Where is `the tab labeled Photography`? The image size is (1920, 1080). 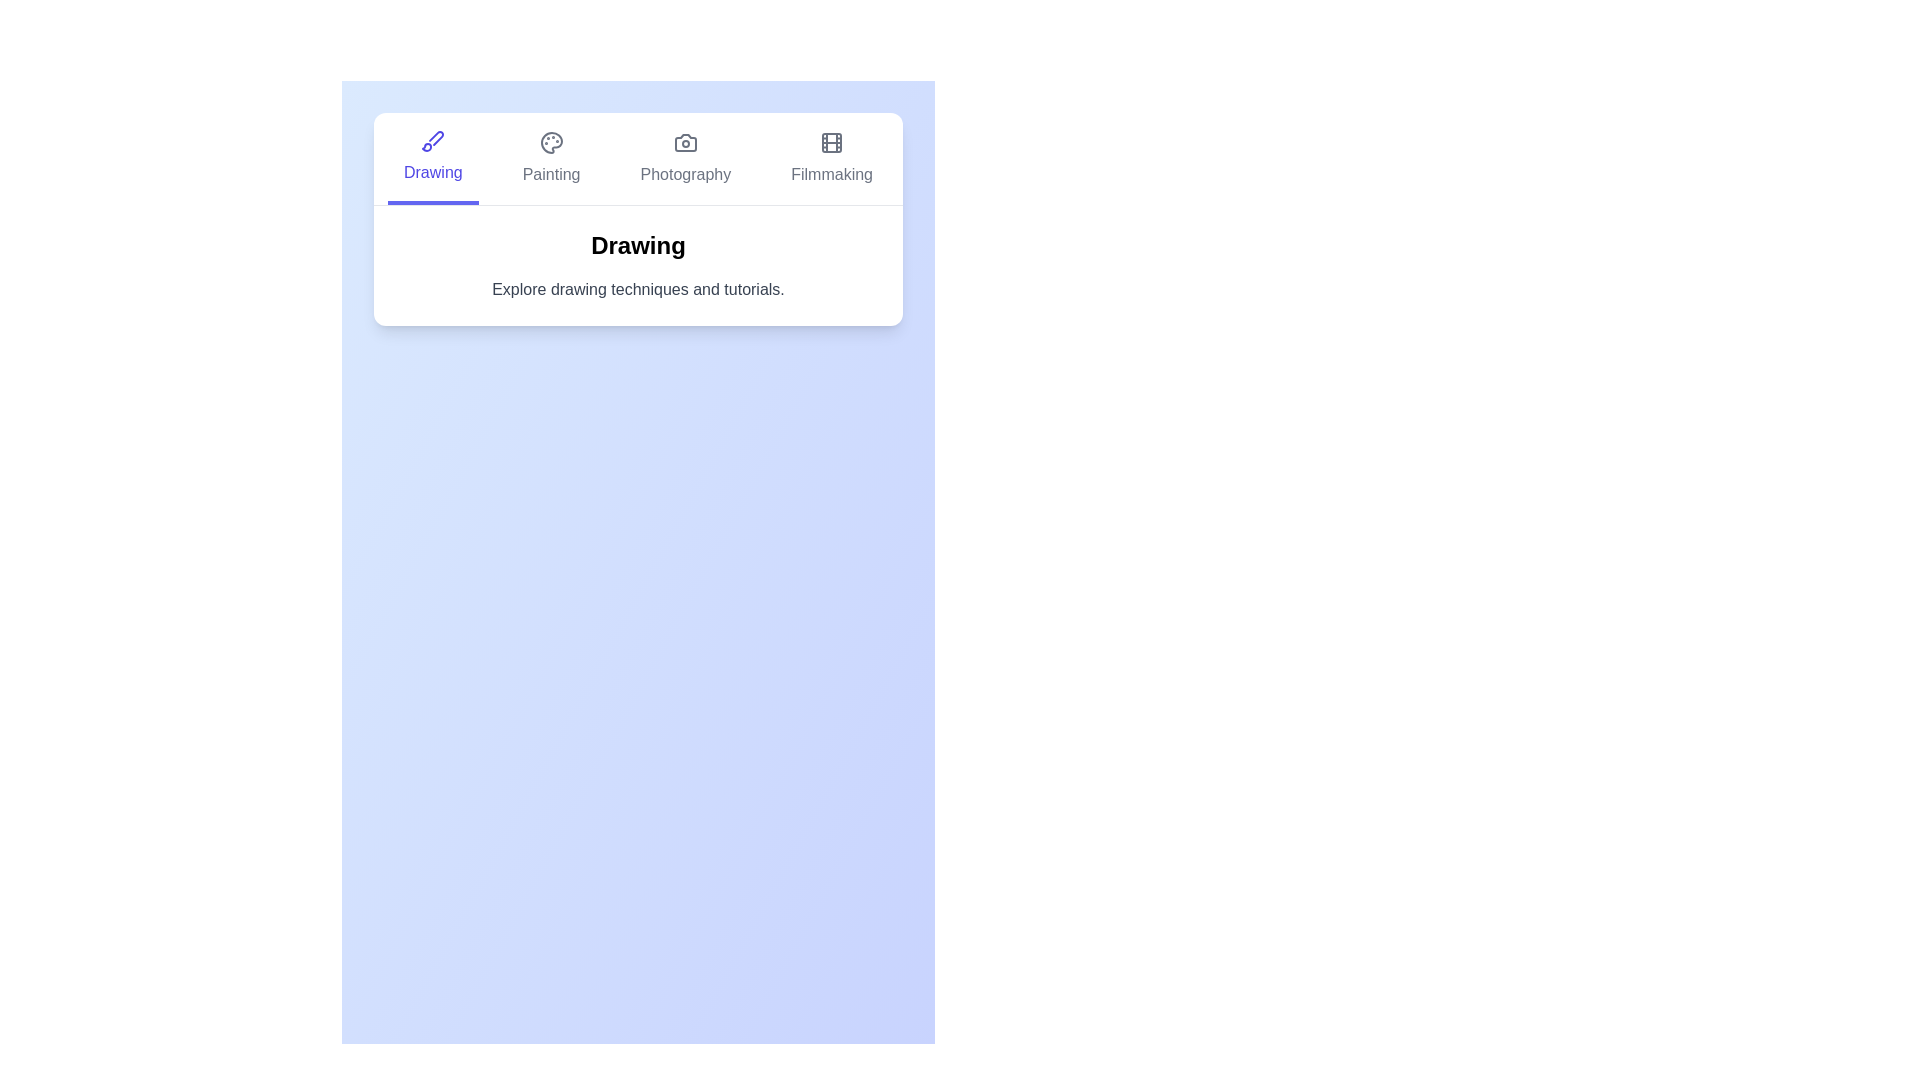
the tab labeled Photography is located at coordinates (685, 157).